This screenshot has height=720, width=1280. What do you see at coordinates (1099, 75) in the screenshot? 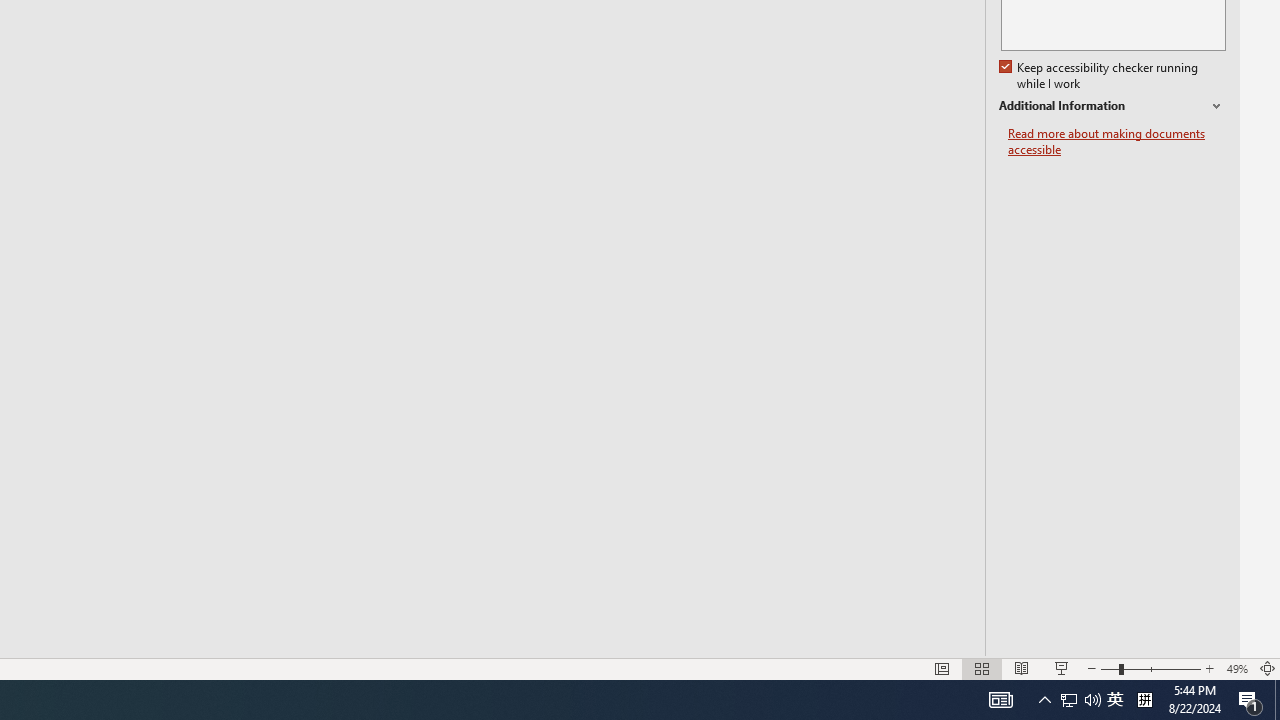
I see `'Keep accessibility checker running while I work'` at bounding box center [1099, 75].